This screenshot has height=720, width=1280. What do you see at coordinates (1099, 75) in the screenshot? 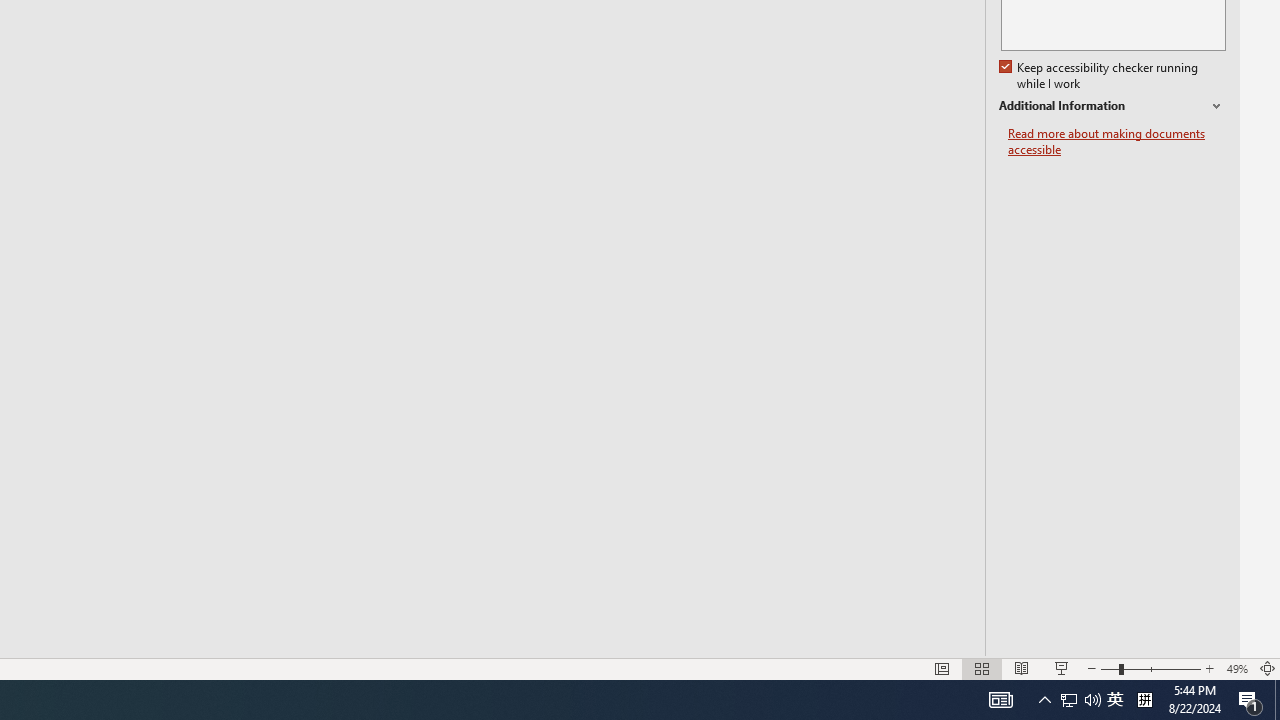
I see `'Keep accessibility checker running while I work'` at bounding box center [1099, 75].